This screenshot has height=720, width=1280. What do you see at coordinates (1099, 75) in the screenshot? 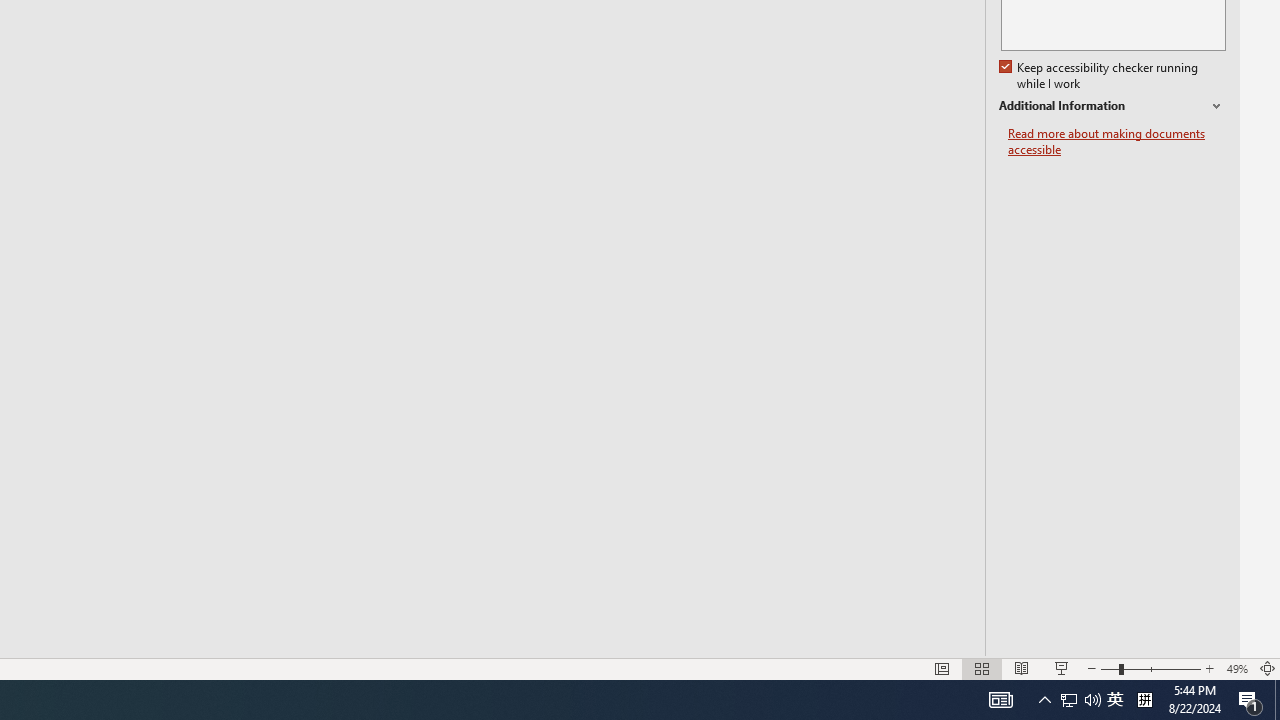
I see `'Keep accessibility checker running while I work'` at bounding box center [1099, 75].